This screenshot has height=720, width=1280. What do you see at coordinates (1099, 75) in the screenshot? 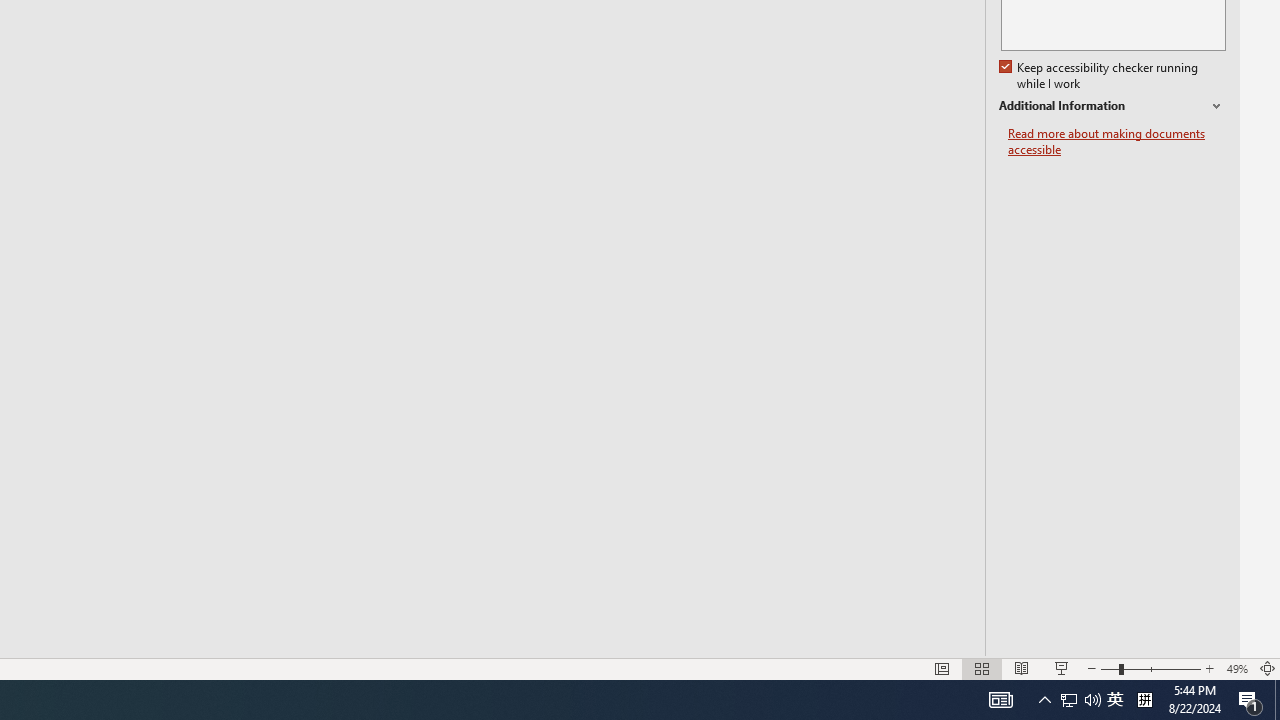
I see `'Keep accessibility checker running while I work'` at bounding box center [1099, 75].